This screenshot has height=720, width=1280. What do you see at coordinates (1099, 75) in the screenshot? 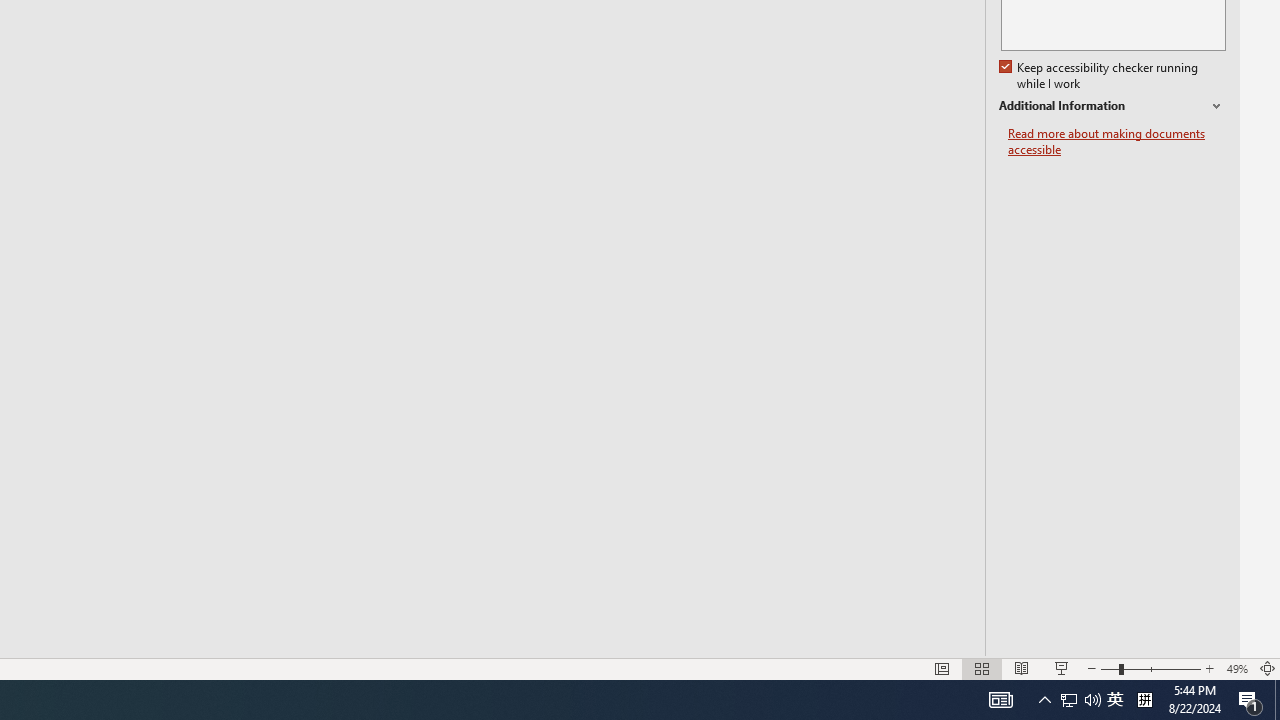
I see `'Keep accessibility checker running while I work'` at bounding box center [1099, 75].